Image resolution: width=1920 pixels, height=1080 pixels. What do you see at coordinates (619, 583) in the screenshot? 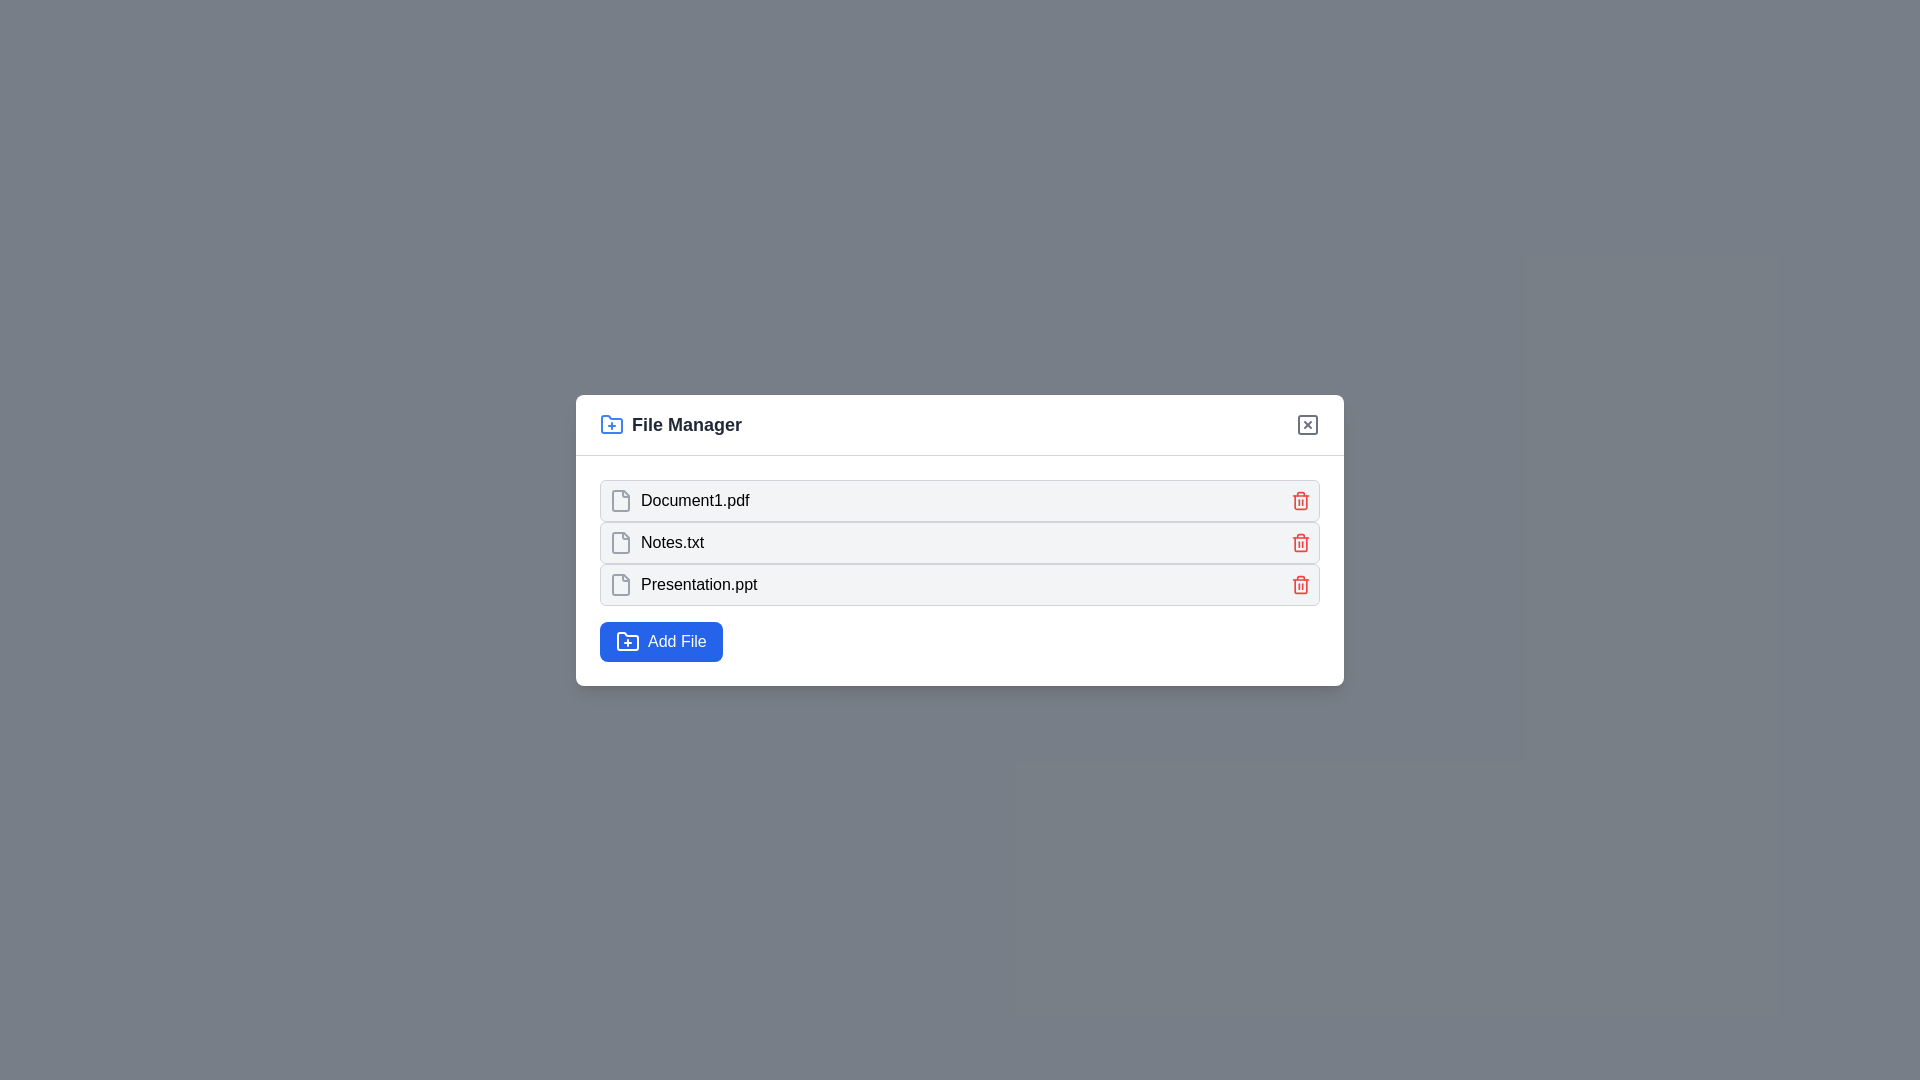
I see `the file icon representing 'Presentation.ppt', which is a gray rectangular document icon with a folded upper-right corner, located as the first element in its row within the file manager` at bounding box center [619, 583].